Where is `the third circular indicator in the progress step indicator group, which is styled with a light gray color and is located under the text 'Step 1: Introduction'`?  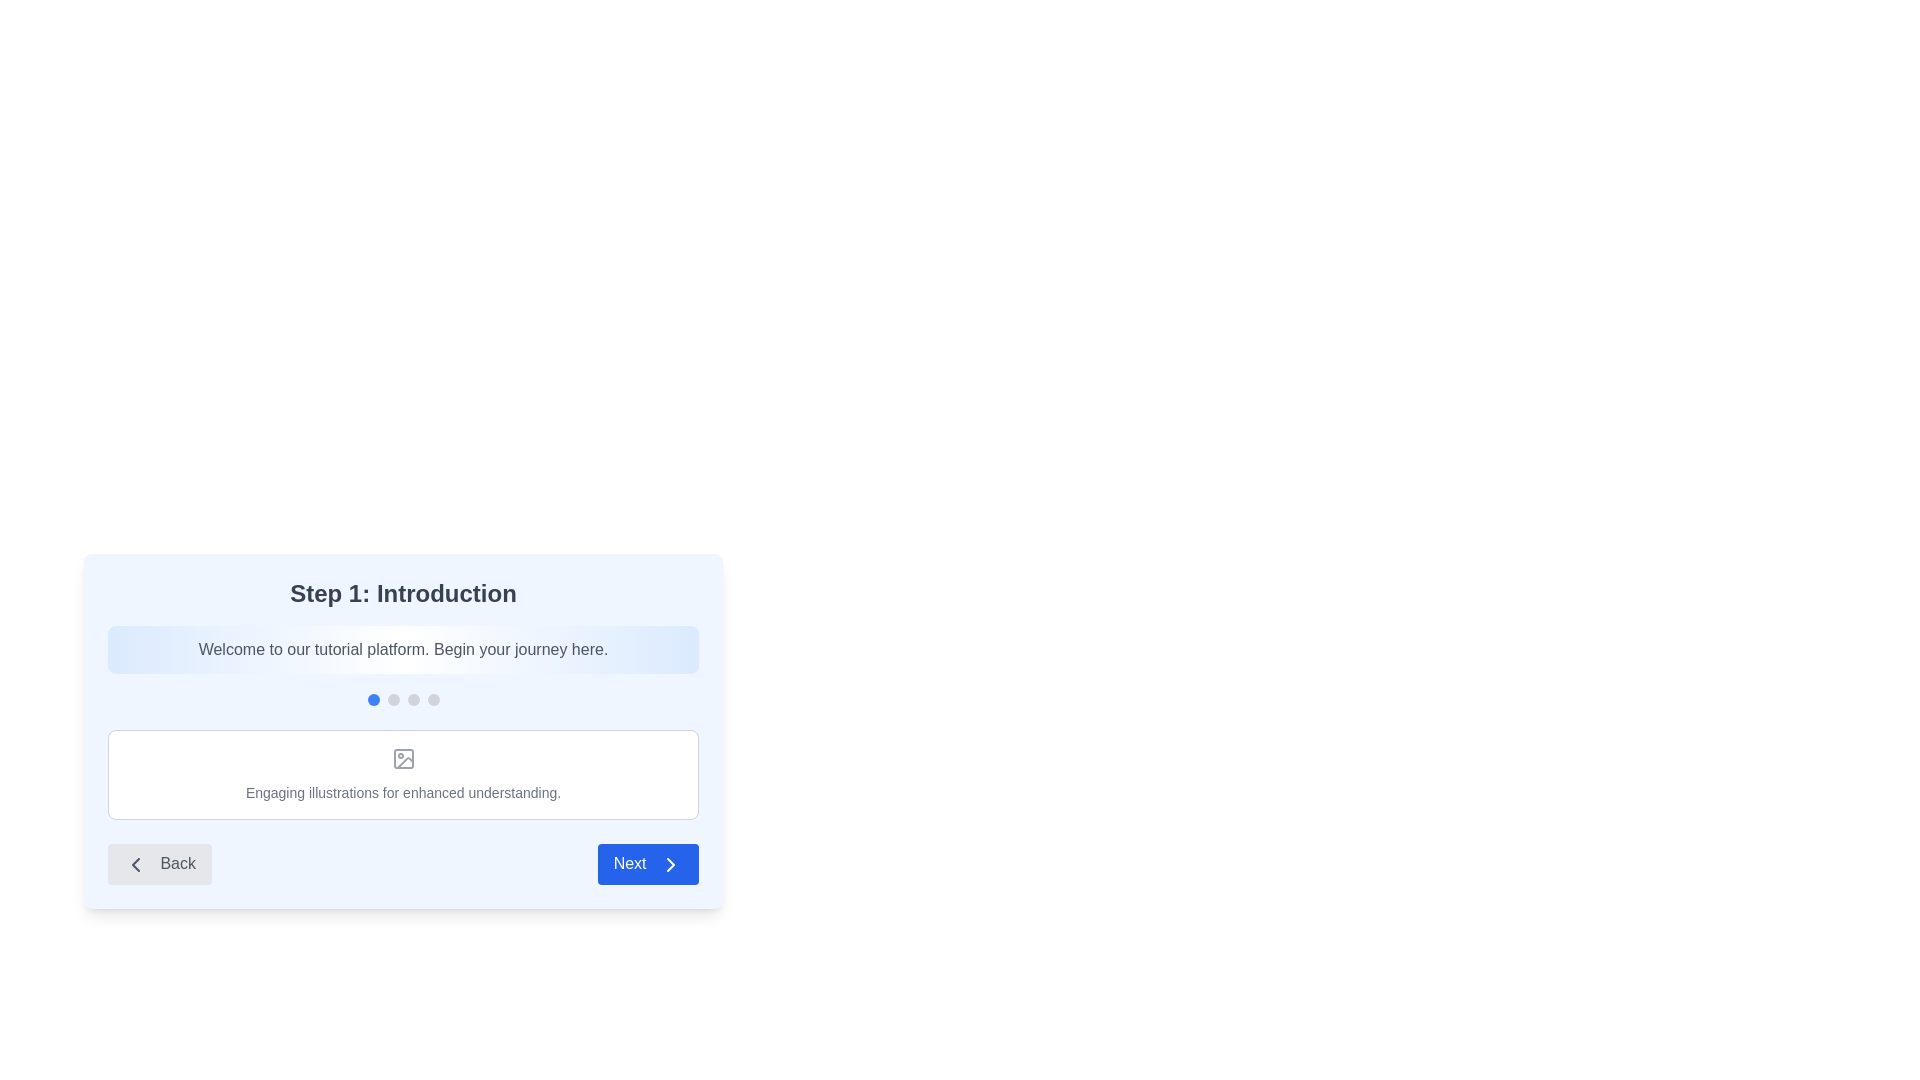 the third circular indicator in the progress step indicator group, which is styled with a light gray color and is located under the text 'Step 1: Introduction' is located at coordinates (412, 698).